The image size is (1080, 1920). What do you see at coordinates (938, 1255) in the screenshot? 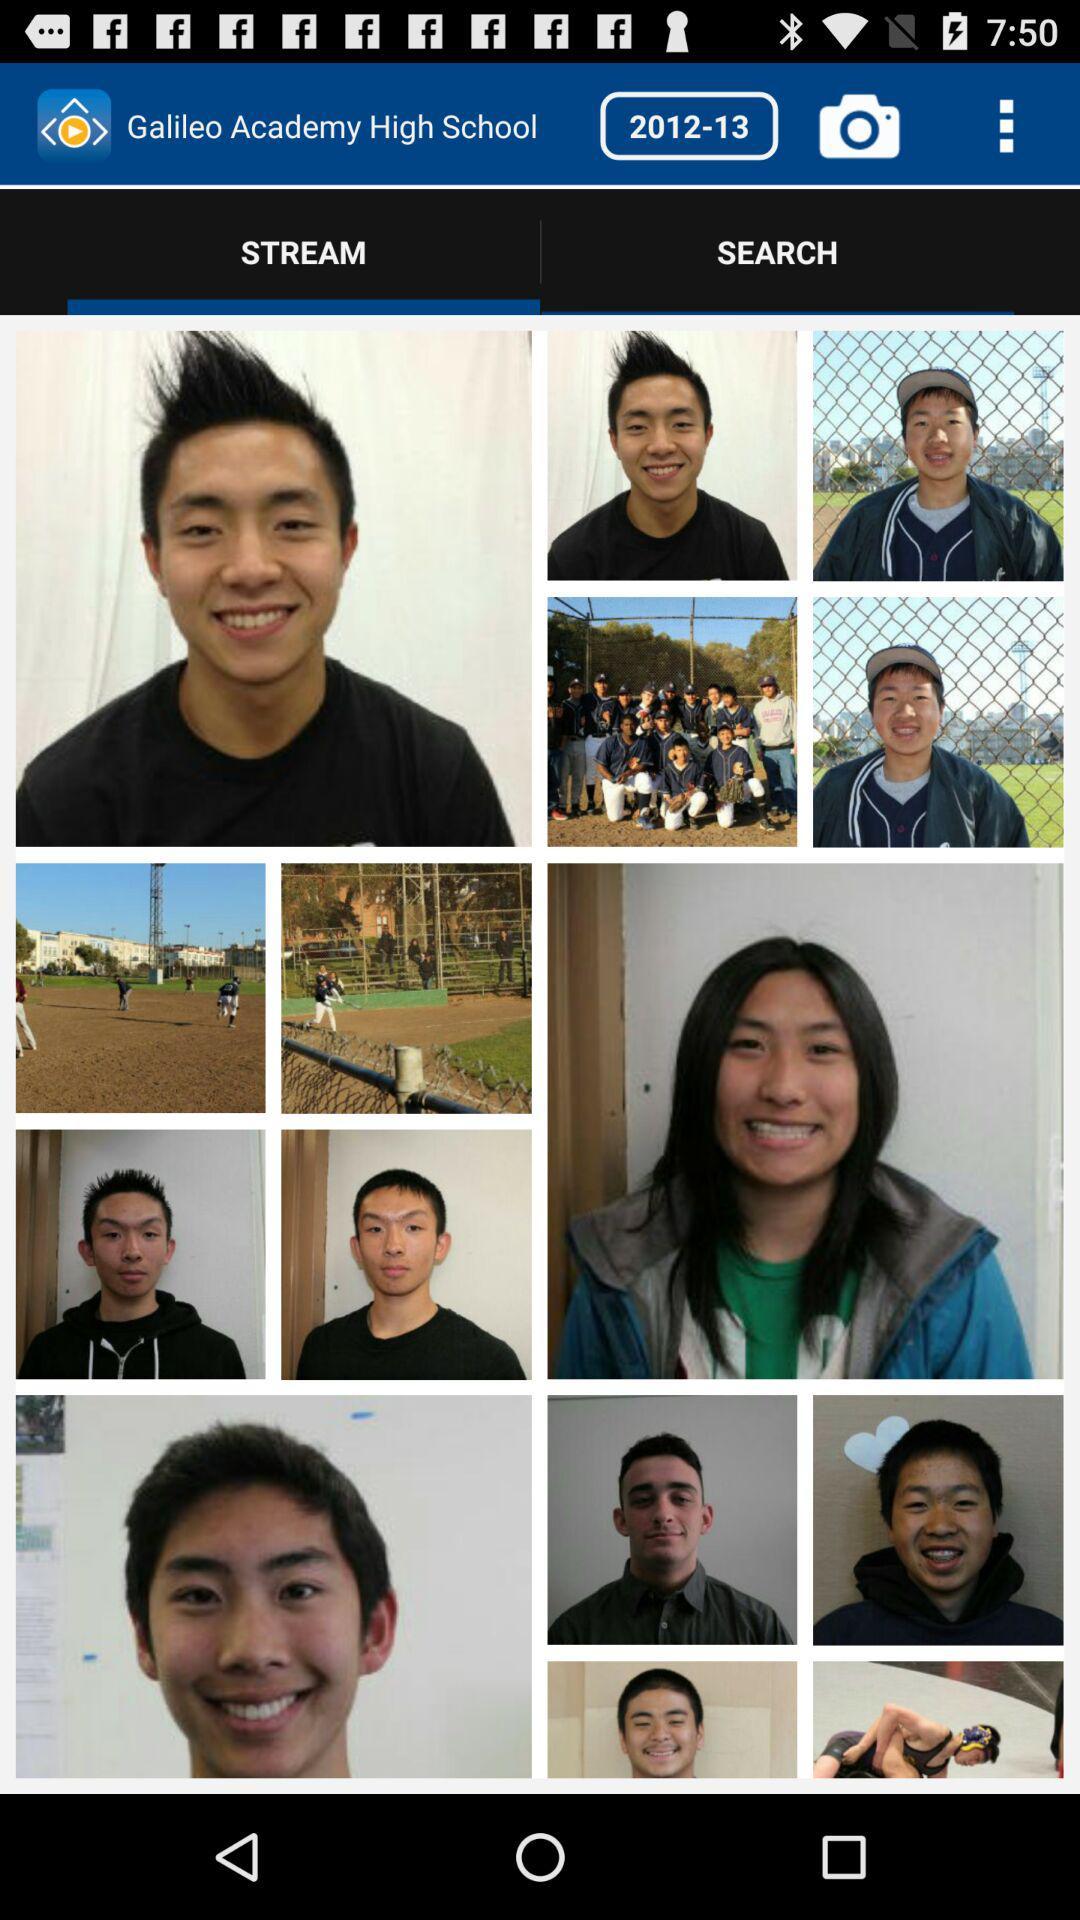
I see `share the photos` at bounding box center [938, 1255].